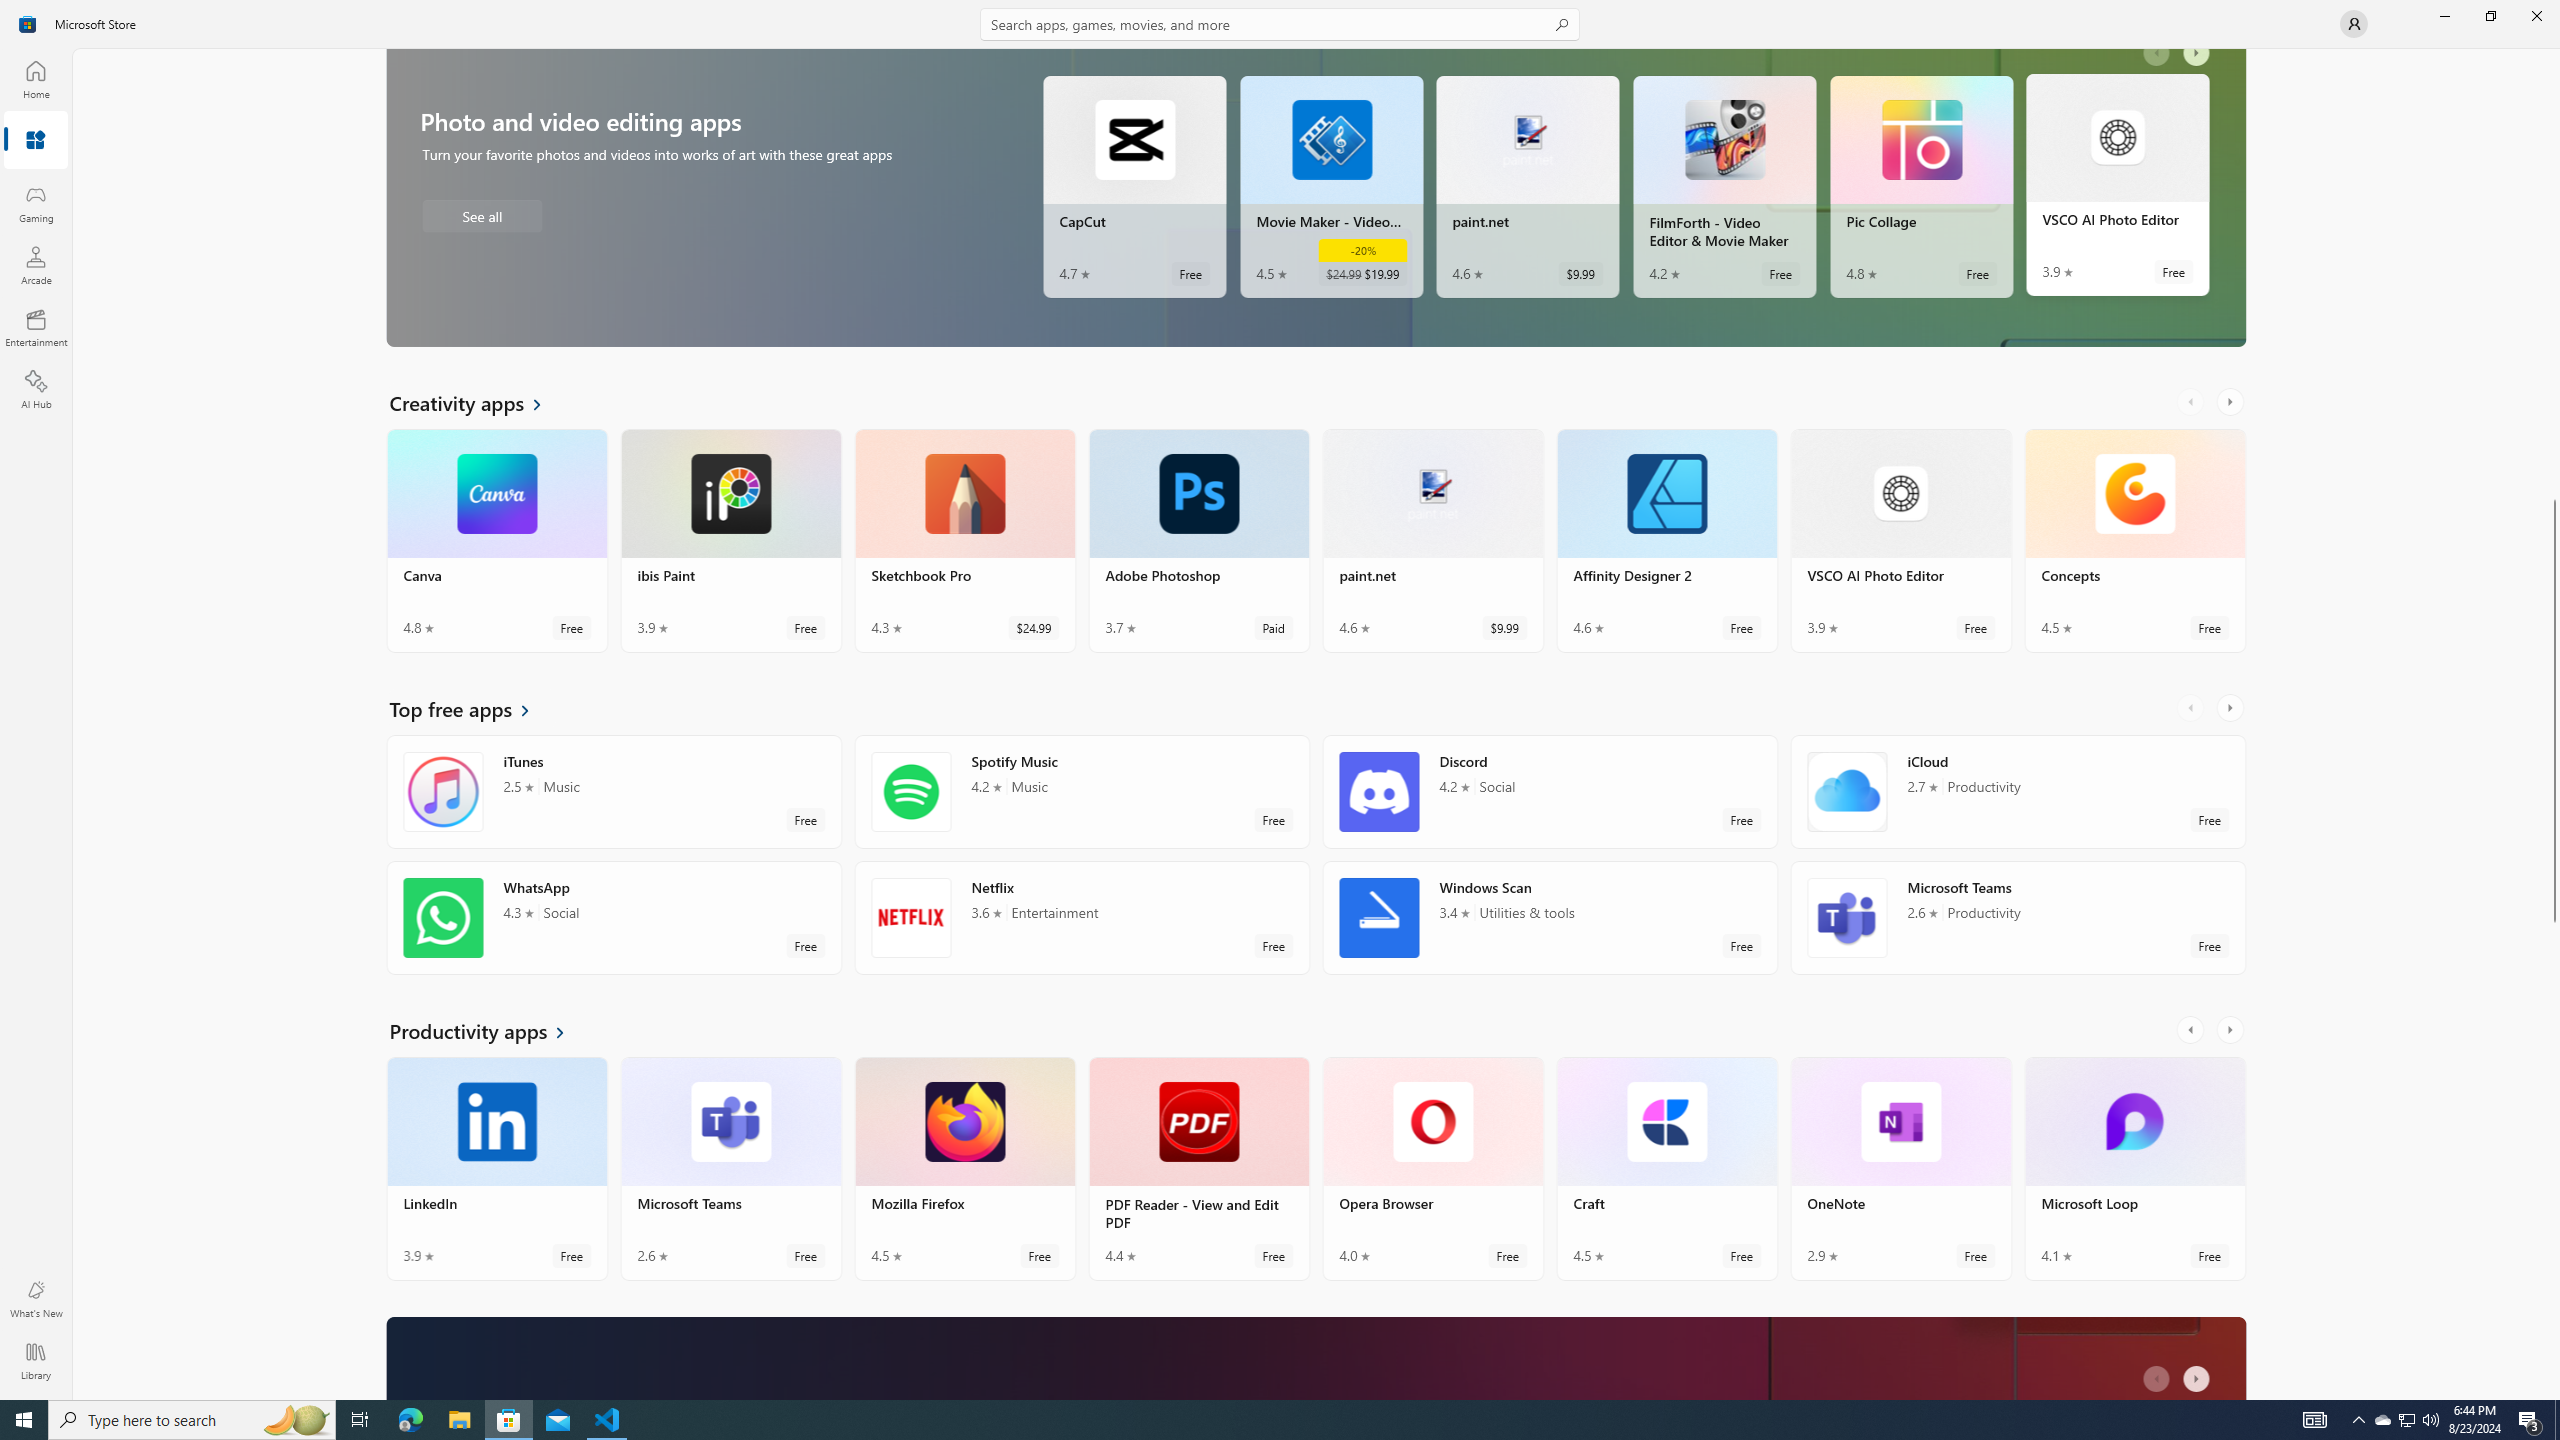 This screenshot has height=1440, width=2560. I want to click on 'LinkedIn. Average rating of 3.9 out of five stars. Free  ', so click(497, 1176).